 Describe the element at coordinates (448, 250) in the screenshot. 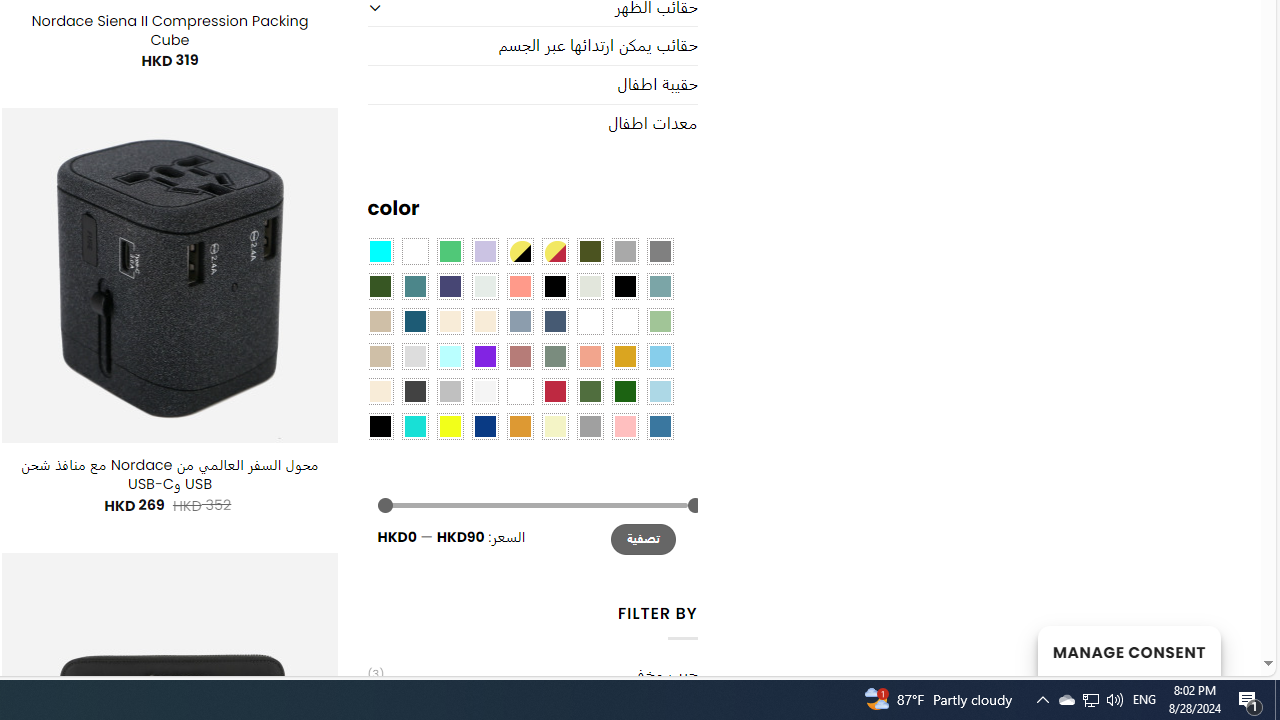

I see `'Emerald Green'` at that location.